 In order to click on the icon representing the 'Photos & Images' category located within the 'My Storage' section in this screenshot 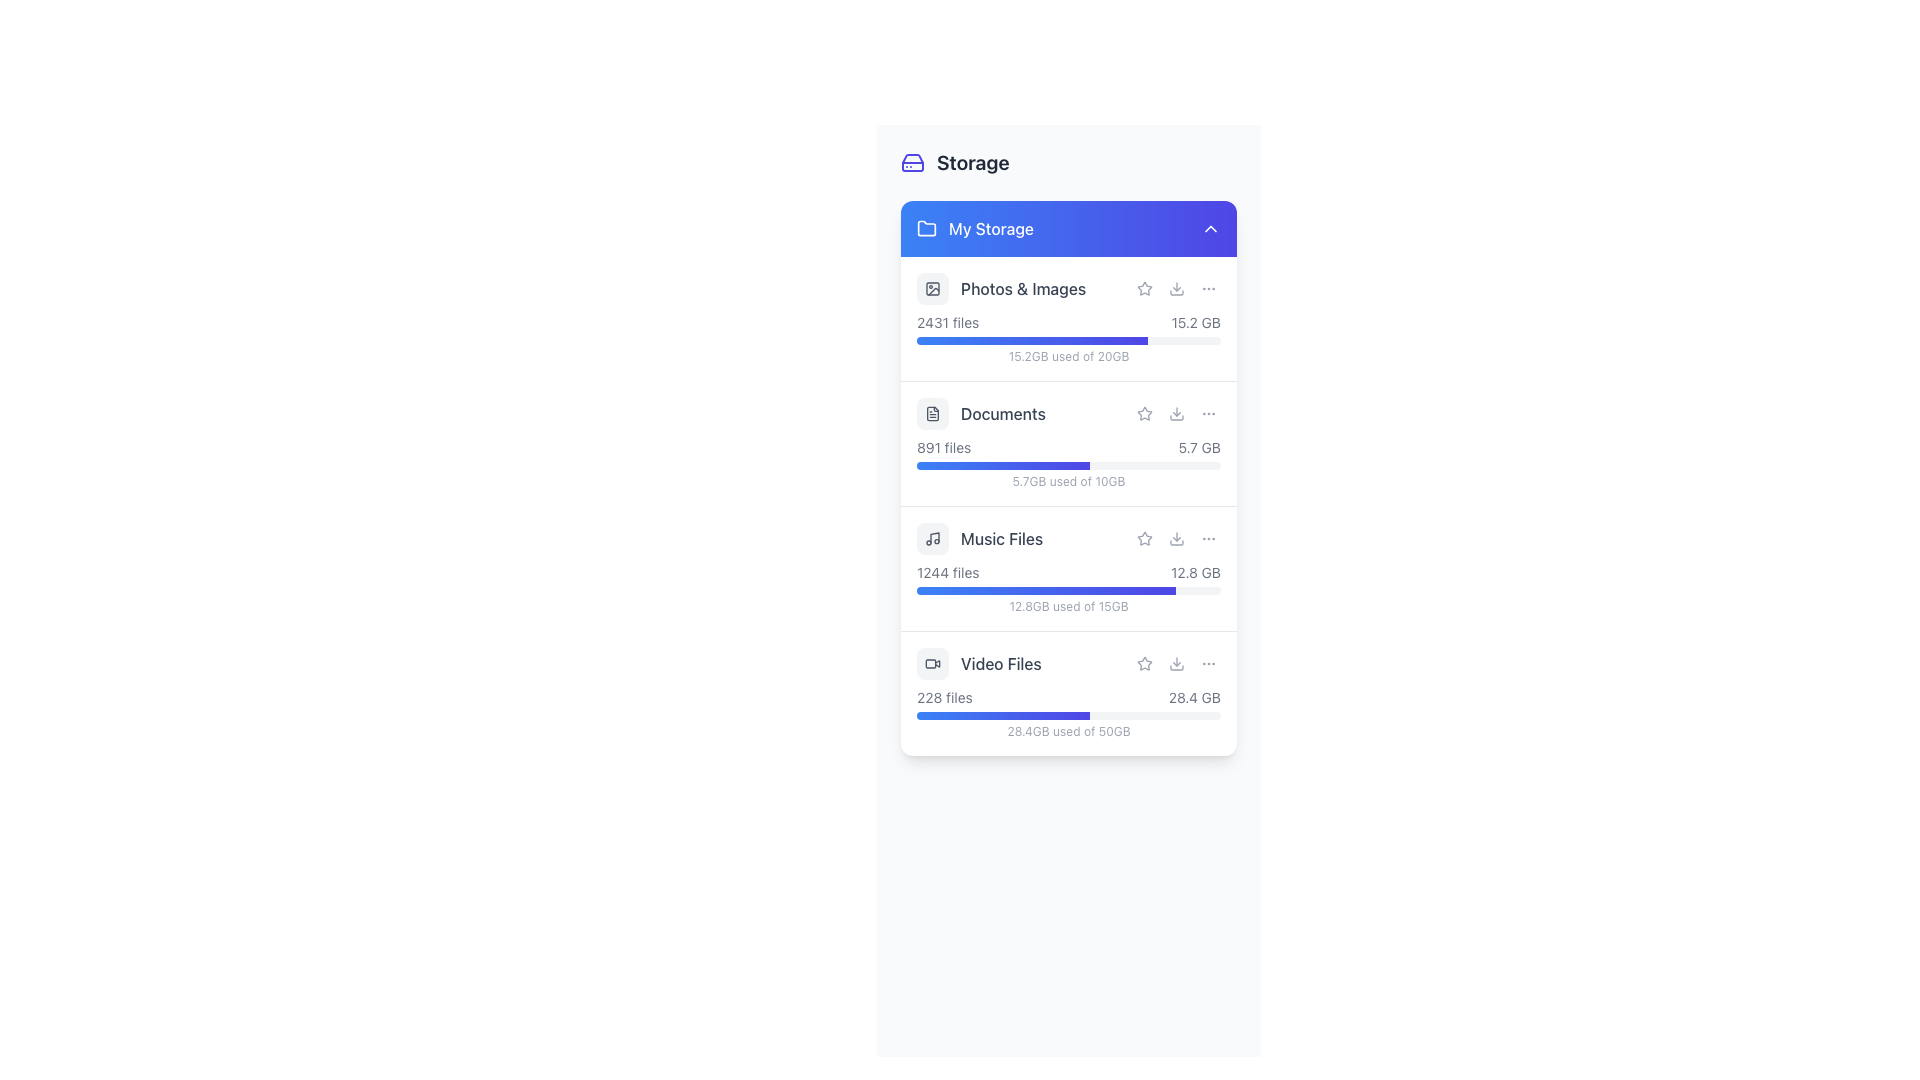, I will do `click(931, 289)`.